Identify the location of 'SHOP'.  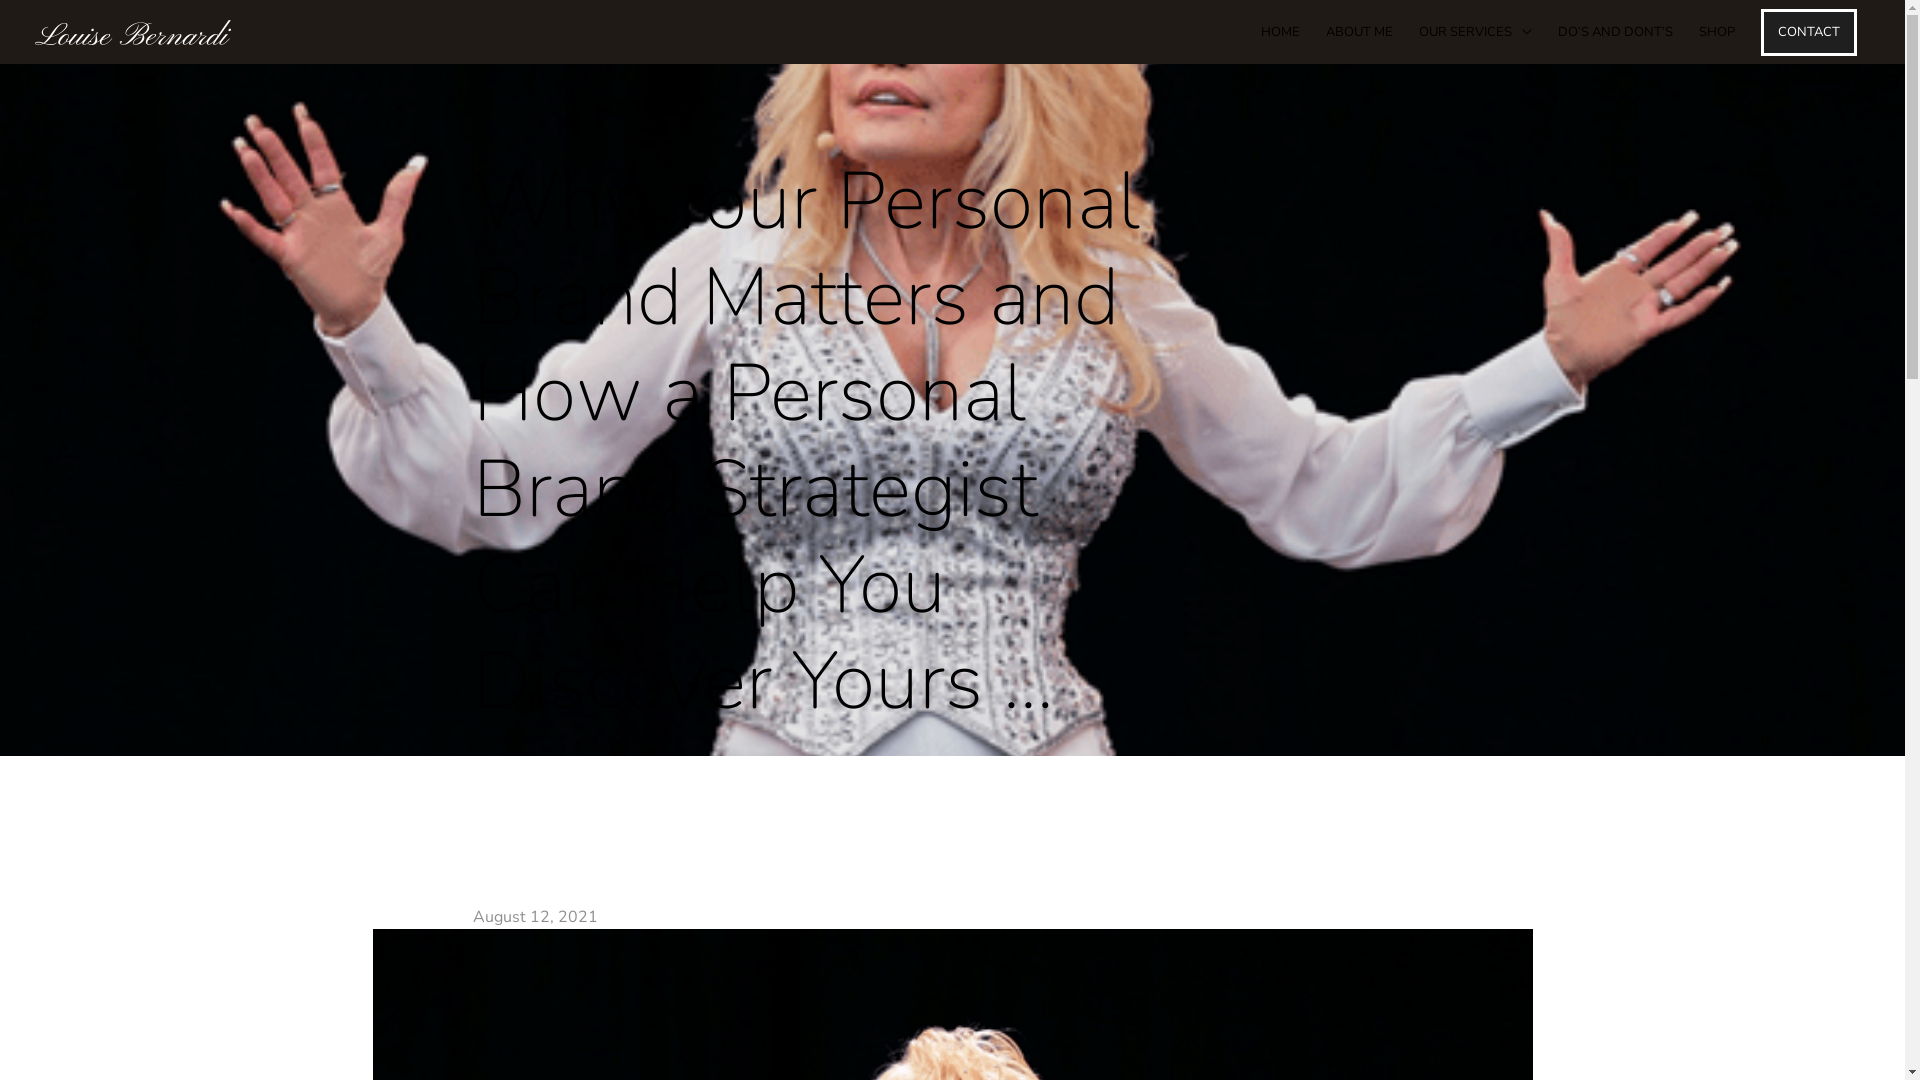
(1716, 31).